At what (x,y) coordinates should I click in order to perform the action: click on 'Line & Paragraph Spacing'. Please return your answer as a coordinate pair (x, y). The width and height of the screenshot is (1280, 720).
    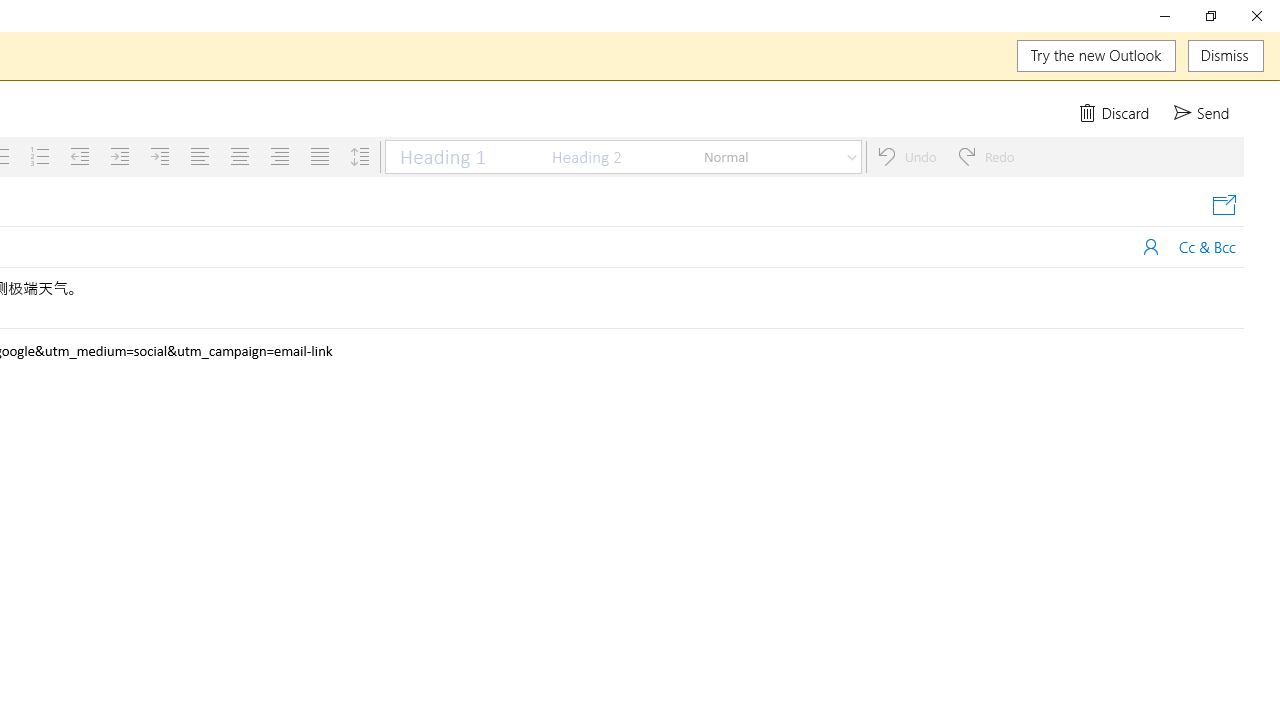
    Looking at the image, I should click on (360, 155).